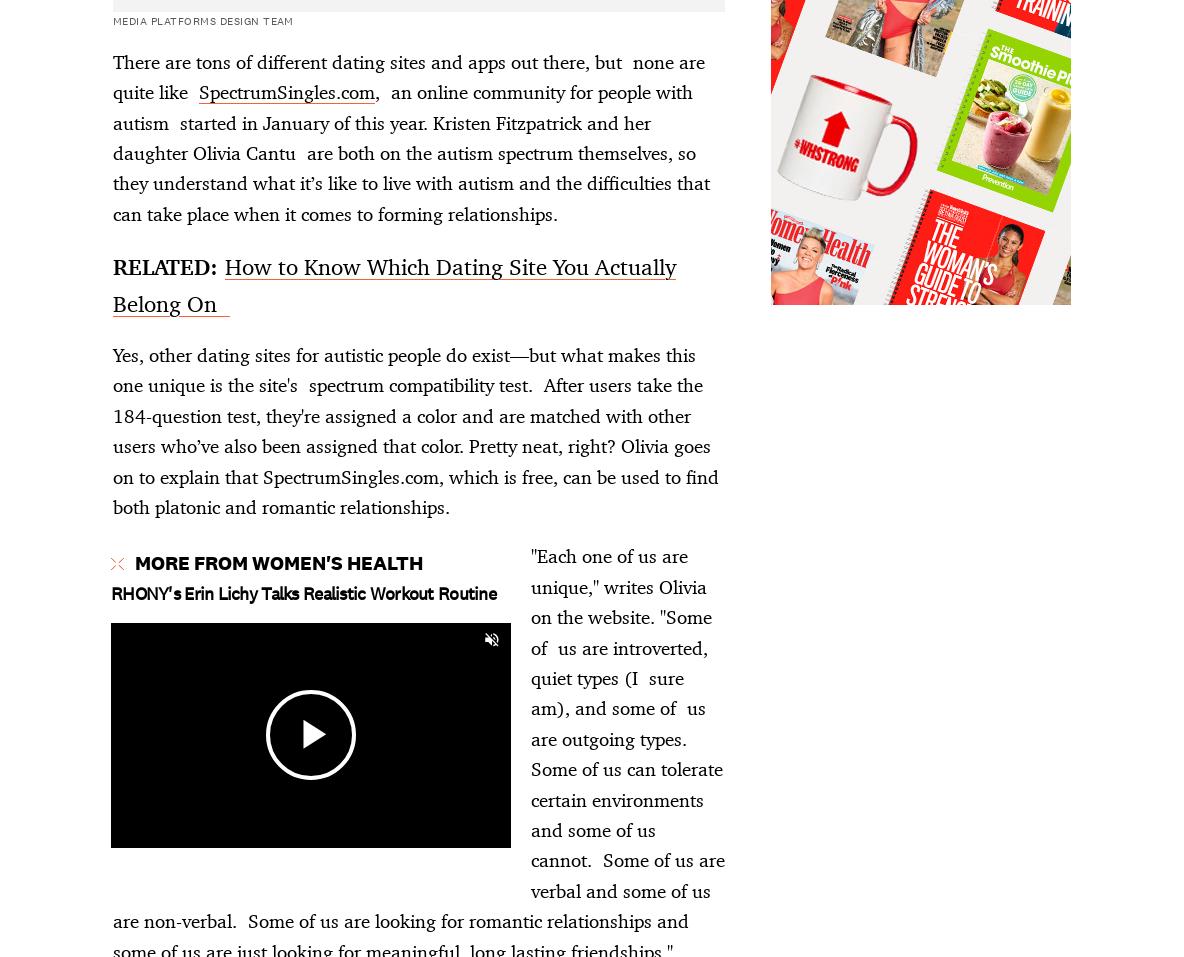 This screenshot has width=1184, height=957. Describe the element at coordinates (592, 461) in the screenshot. I see `'Advertisement - Continue Reading Below'` at that location.